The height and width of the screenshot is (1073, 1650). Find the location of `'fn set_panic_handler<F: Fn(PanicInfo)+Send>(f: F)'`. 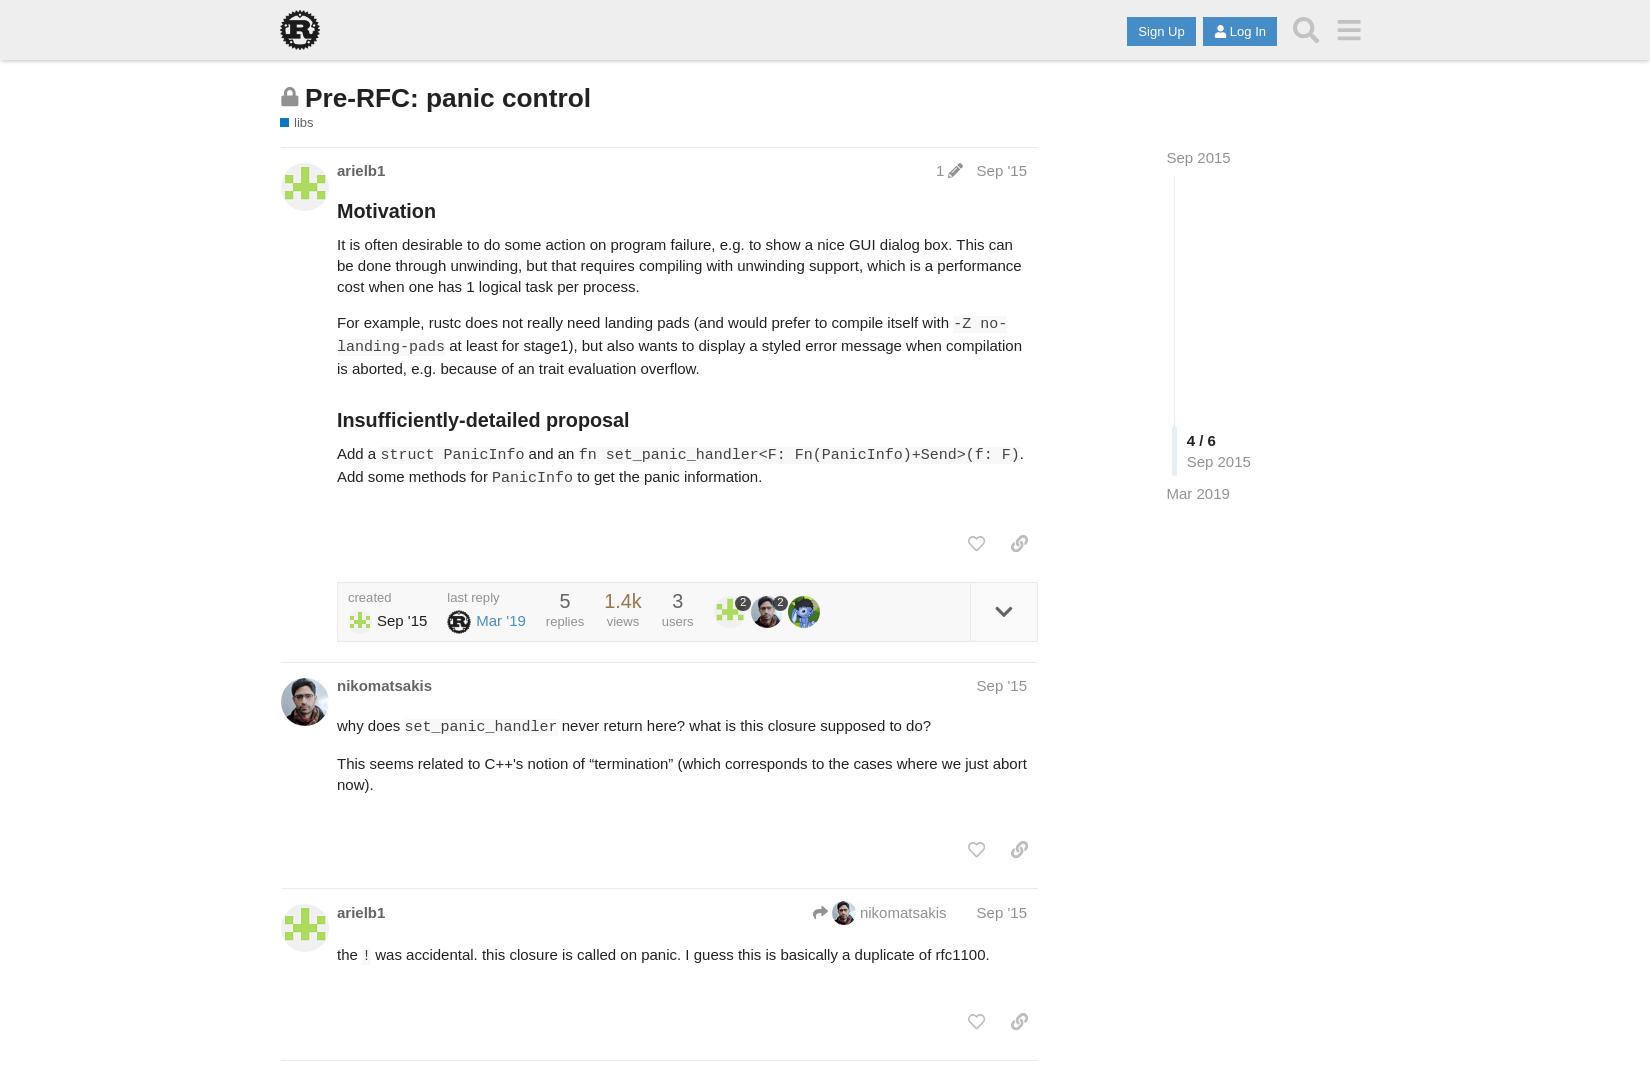

'fn set_panic_handler<F: Fn(PanicInfo)+Send>(f: F)' is located at coordinates (576, 454).